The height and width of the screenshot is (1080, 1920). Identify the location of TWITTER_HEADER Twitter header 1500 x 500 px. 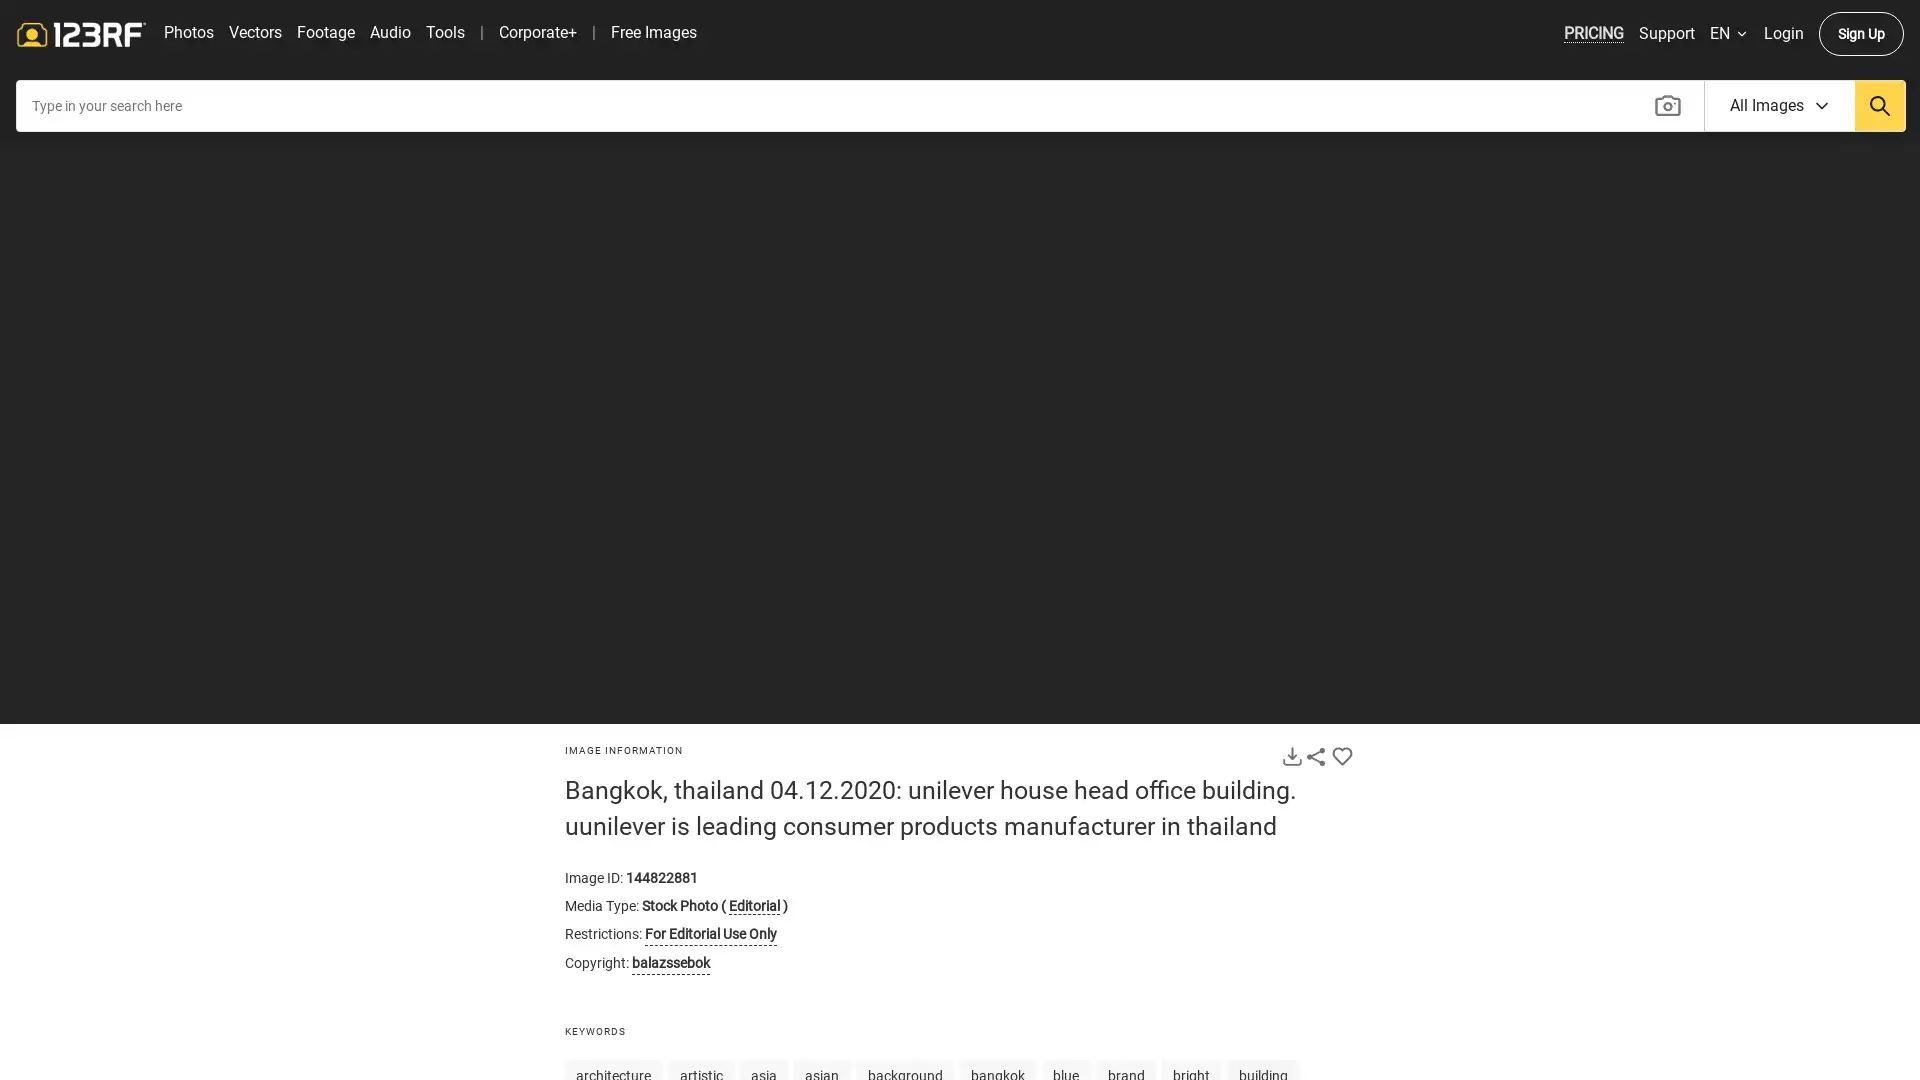
(1840, 1016).